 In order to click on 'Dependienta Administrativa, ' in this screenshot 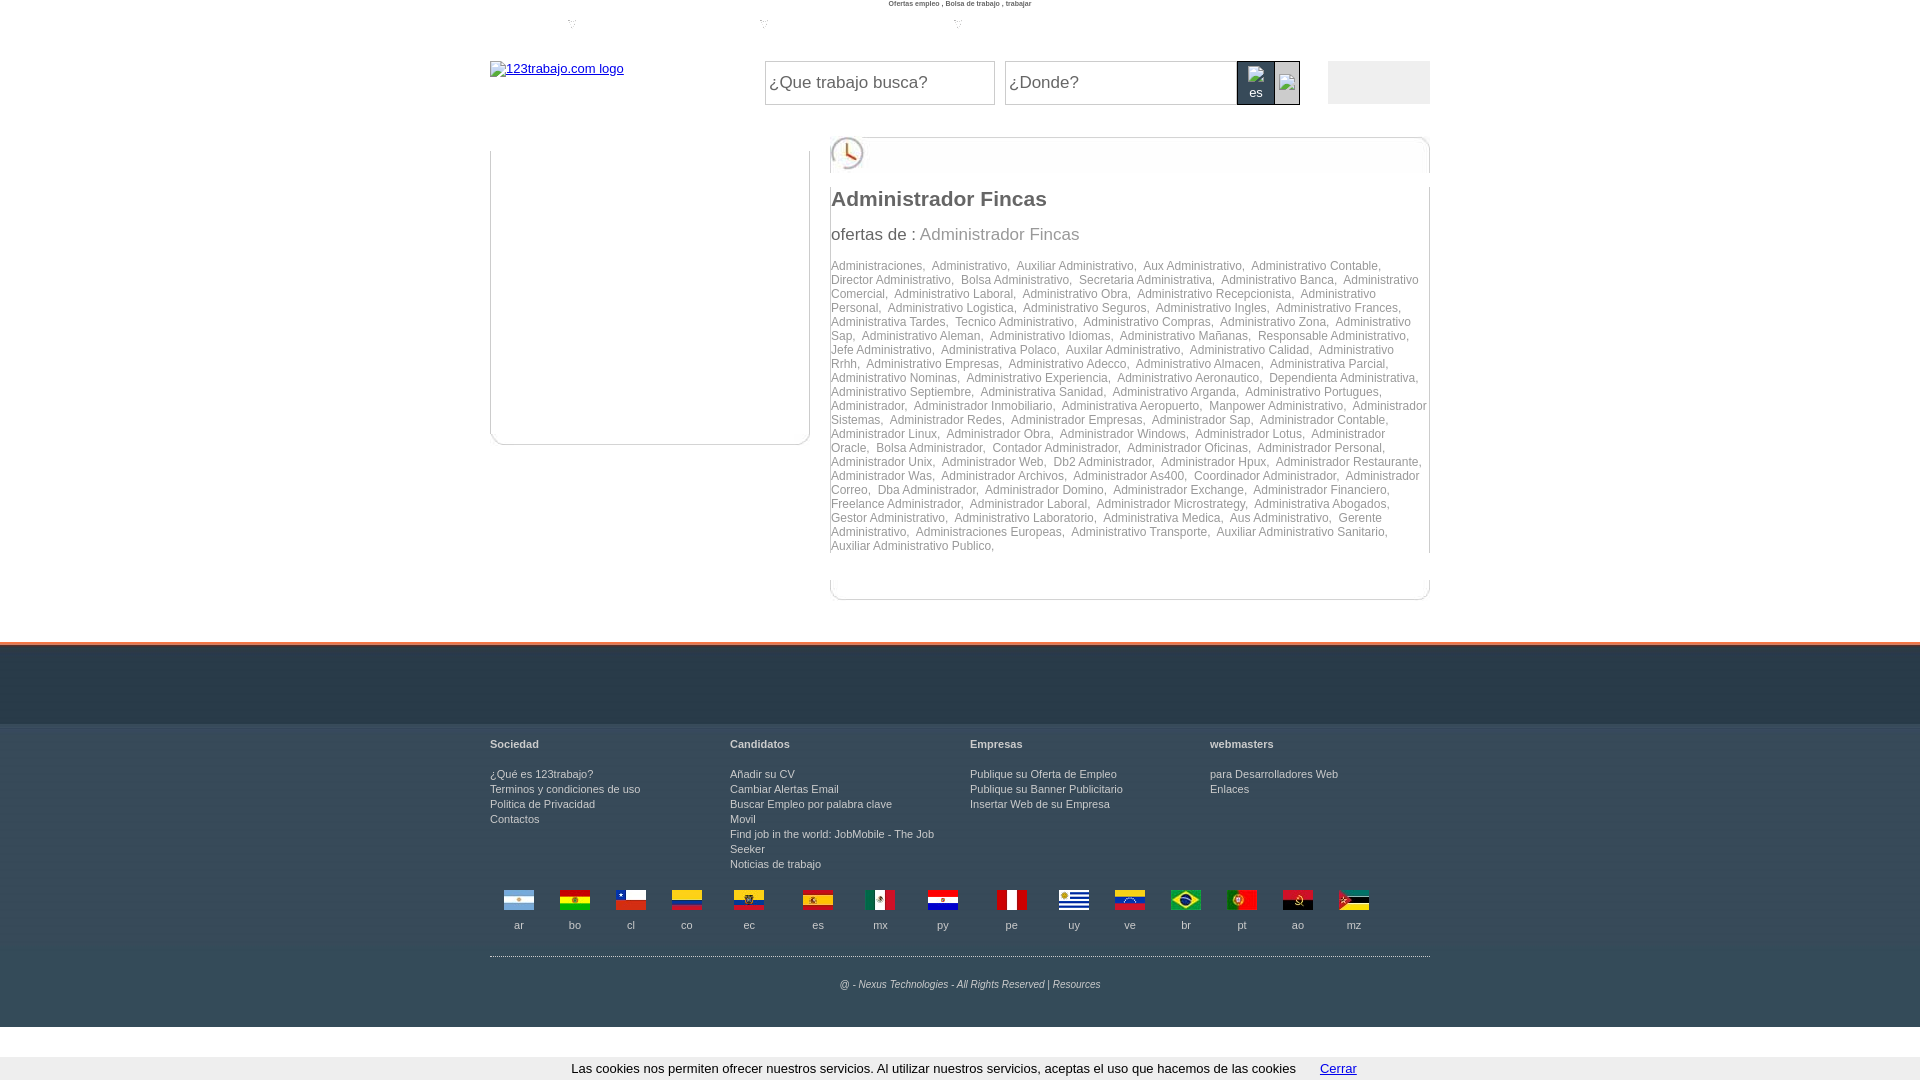, I will do `click(1345, 378)`.